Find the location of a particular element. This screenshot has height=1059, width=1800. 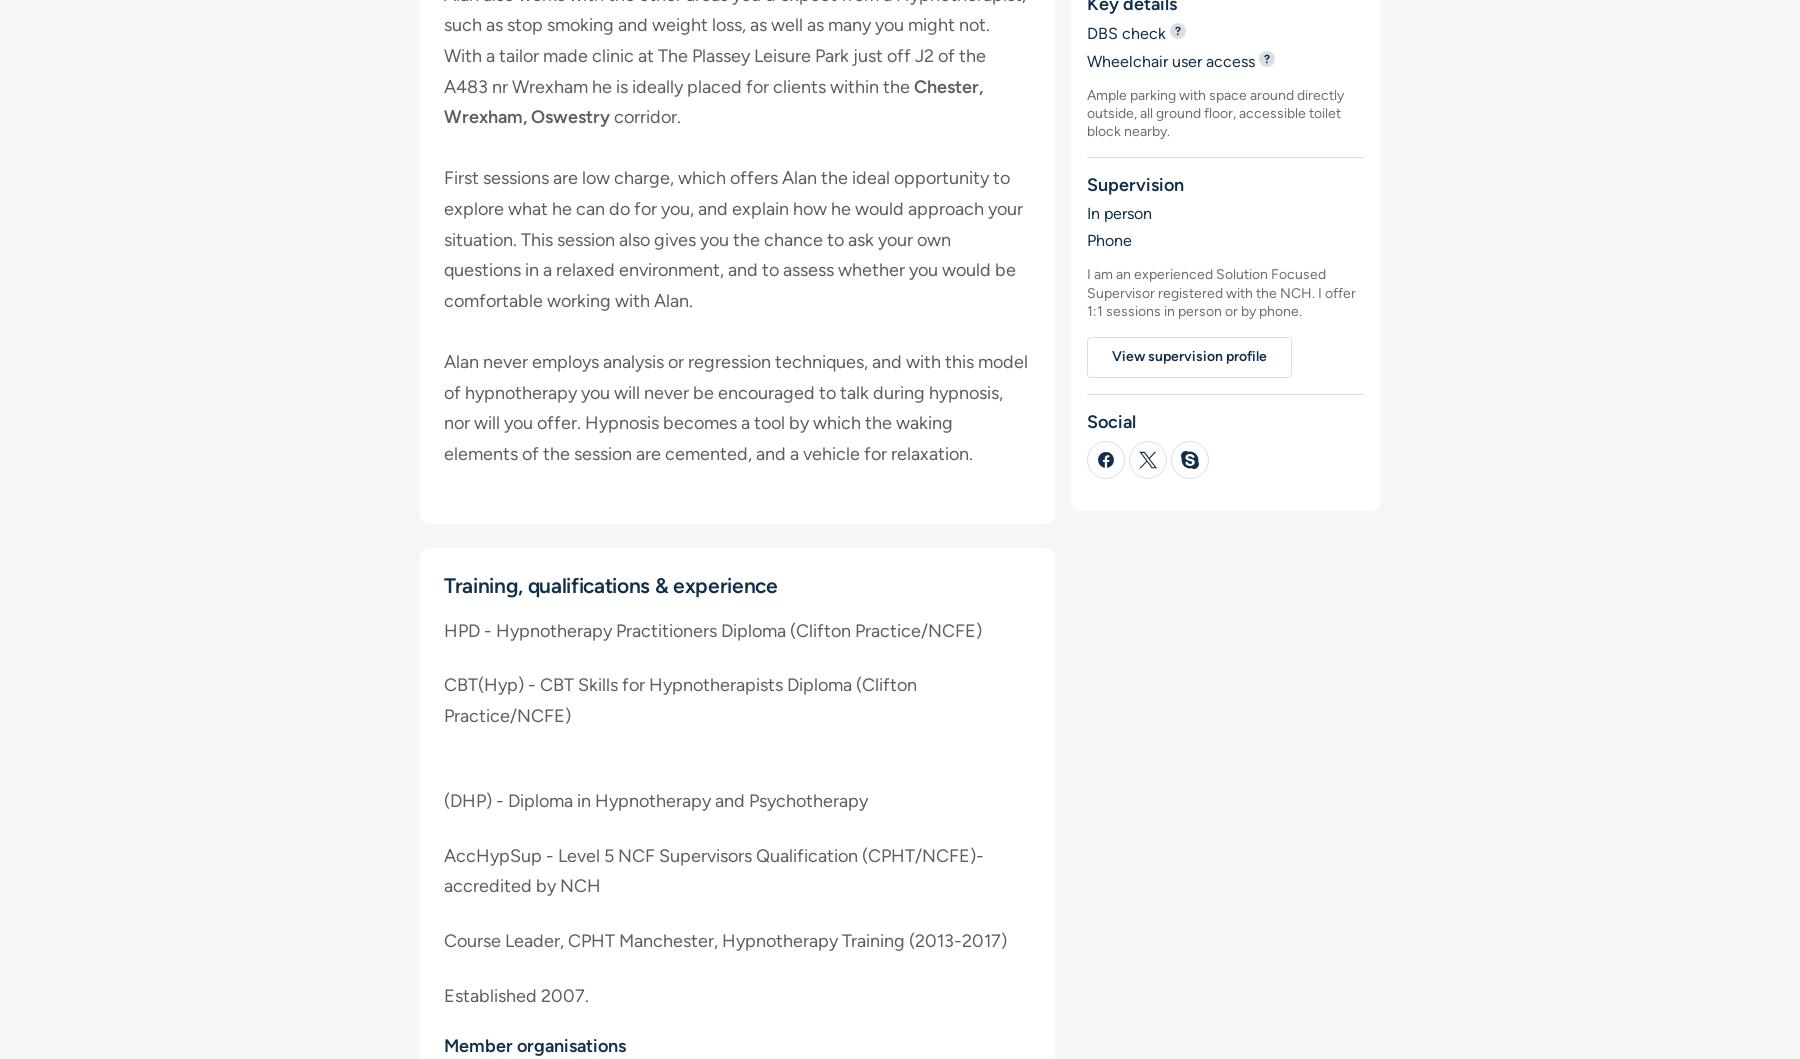

'Established 2007.' is located at coordinates (515, 994).